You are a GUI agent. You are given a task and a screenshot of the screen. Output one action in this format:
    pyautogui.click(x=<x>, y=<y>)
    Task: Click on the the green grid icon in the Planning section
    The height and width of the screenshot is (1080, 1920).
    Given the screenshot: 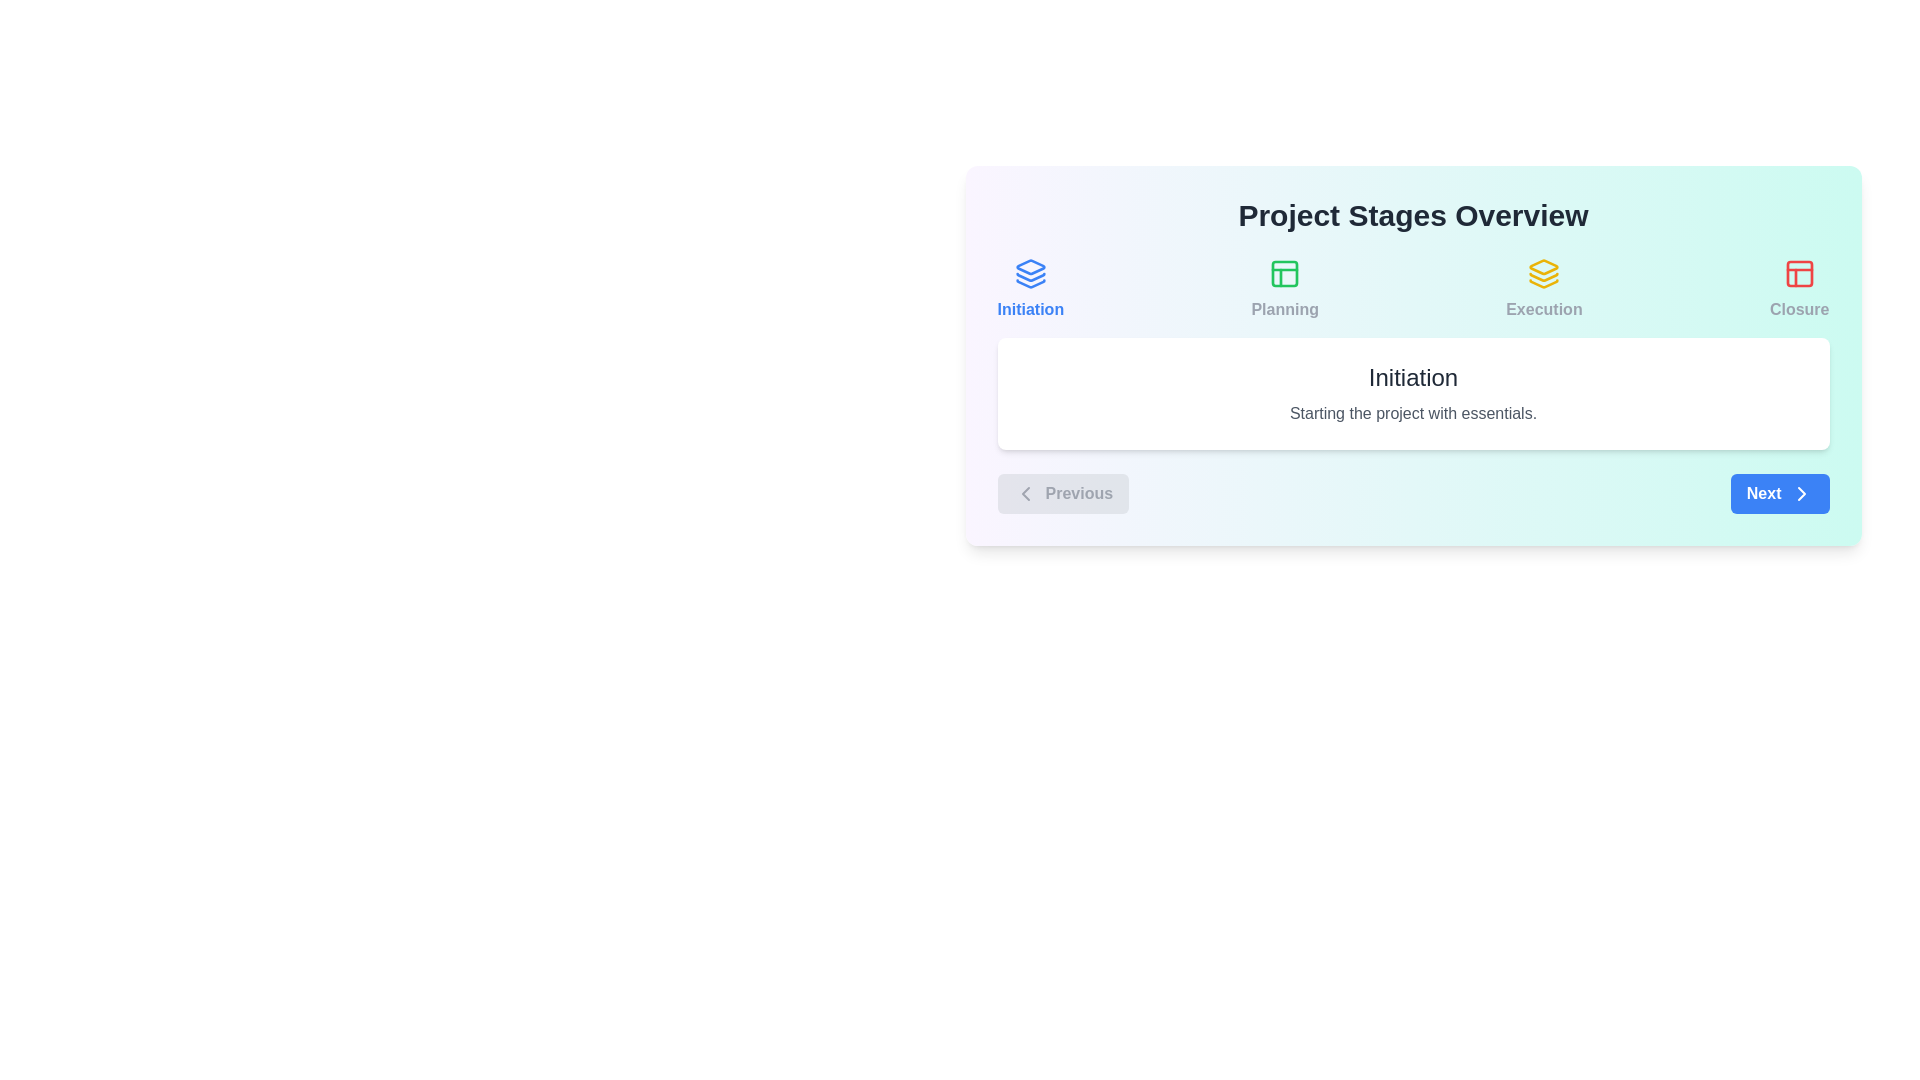 What is the action you would take?
    pyautogui.click(x=1285, y=273)
    